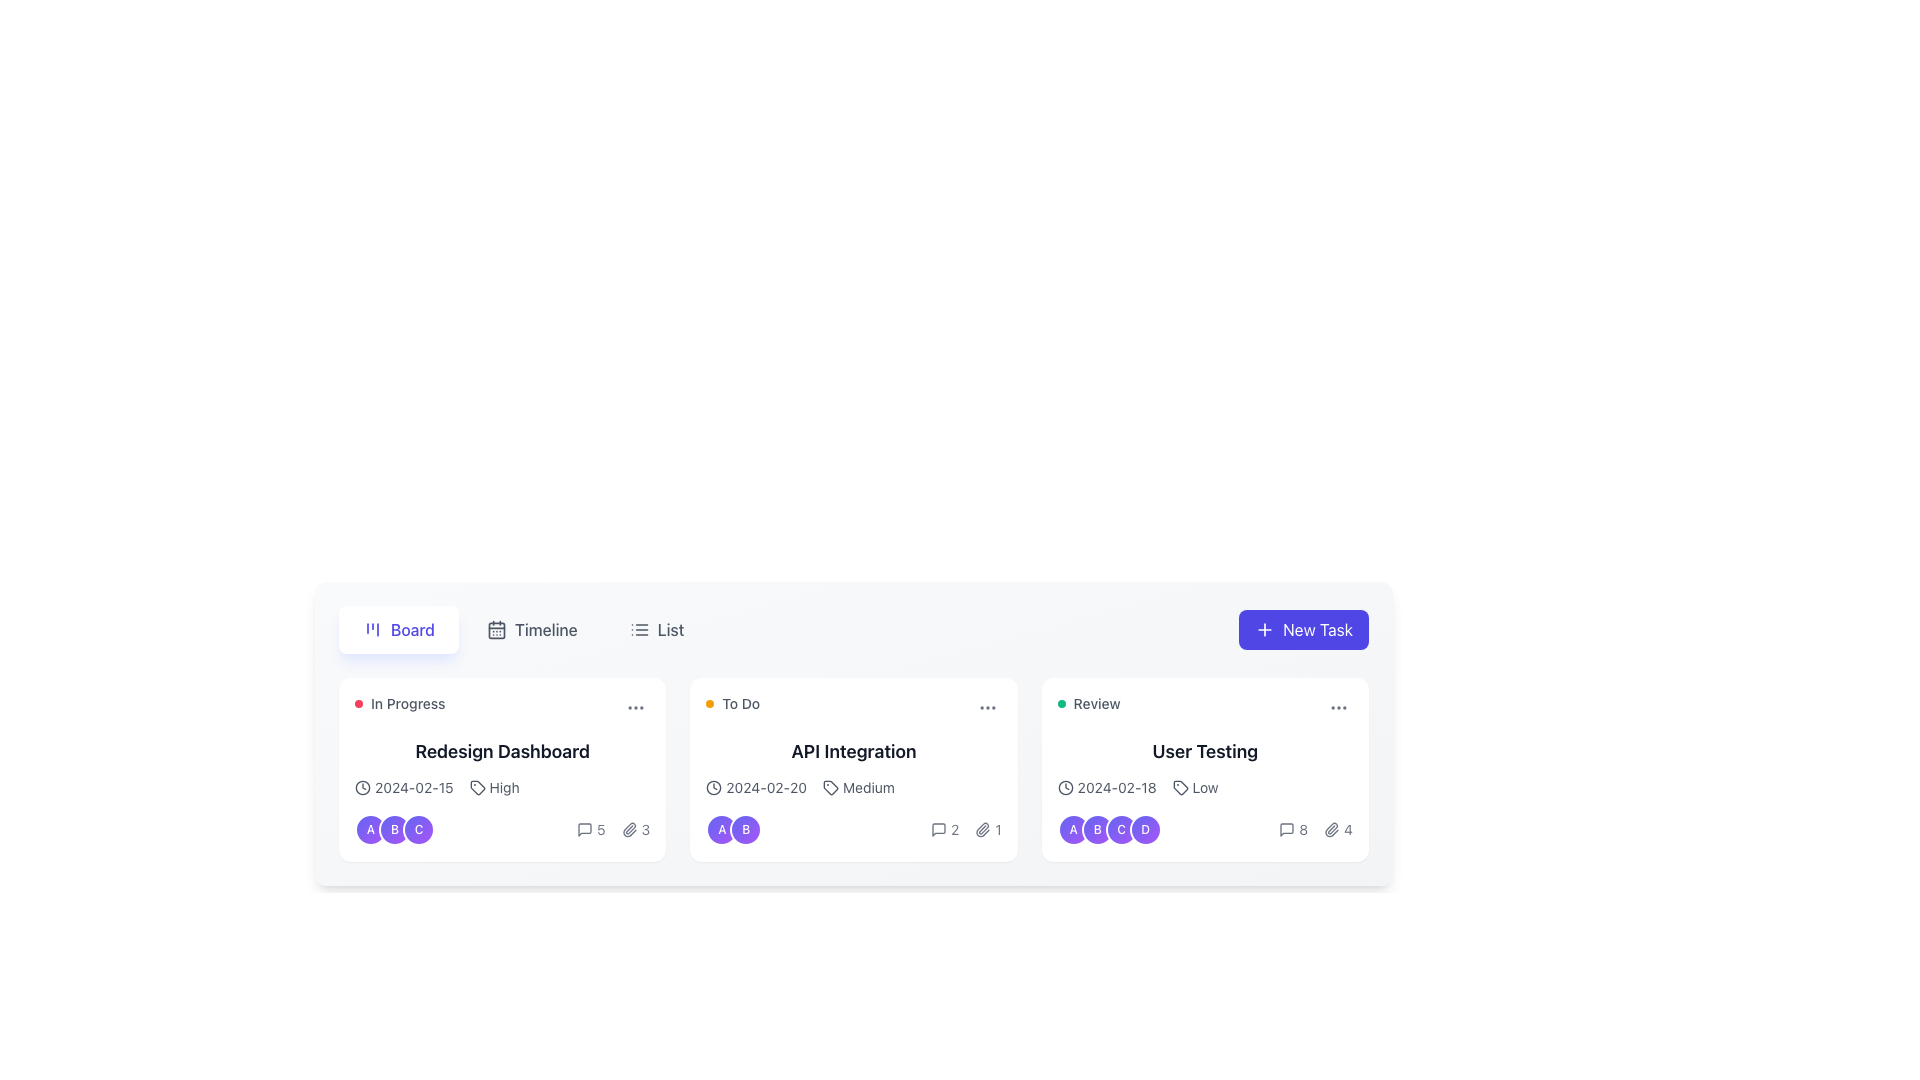 This screenshot has height=1080, width=1920. What do you see at coordinates (1064, 786) in the screenshot?
I see `the circular clock icon with a minimalist outline style located within the 'User Testing' card in the 'Review' section, positioned to the left of the date '2024-02-18'` at bounding box center [1064, 786].